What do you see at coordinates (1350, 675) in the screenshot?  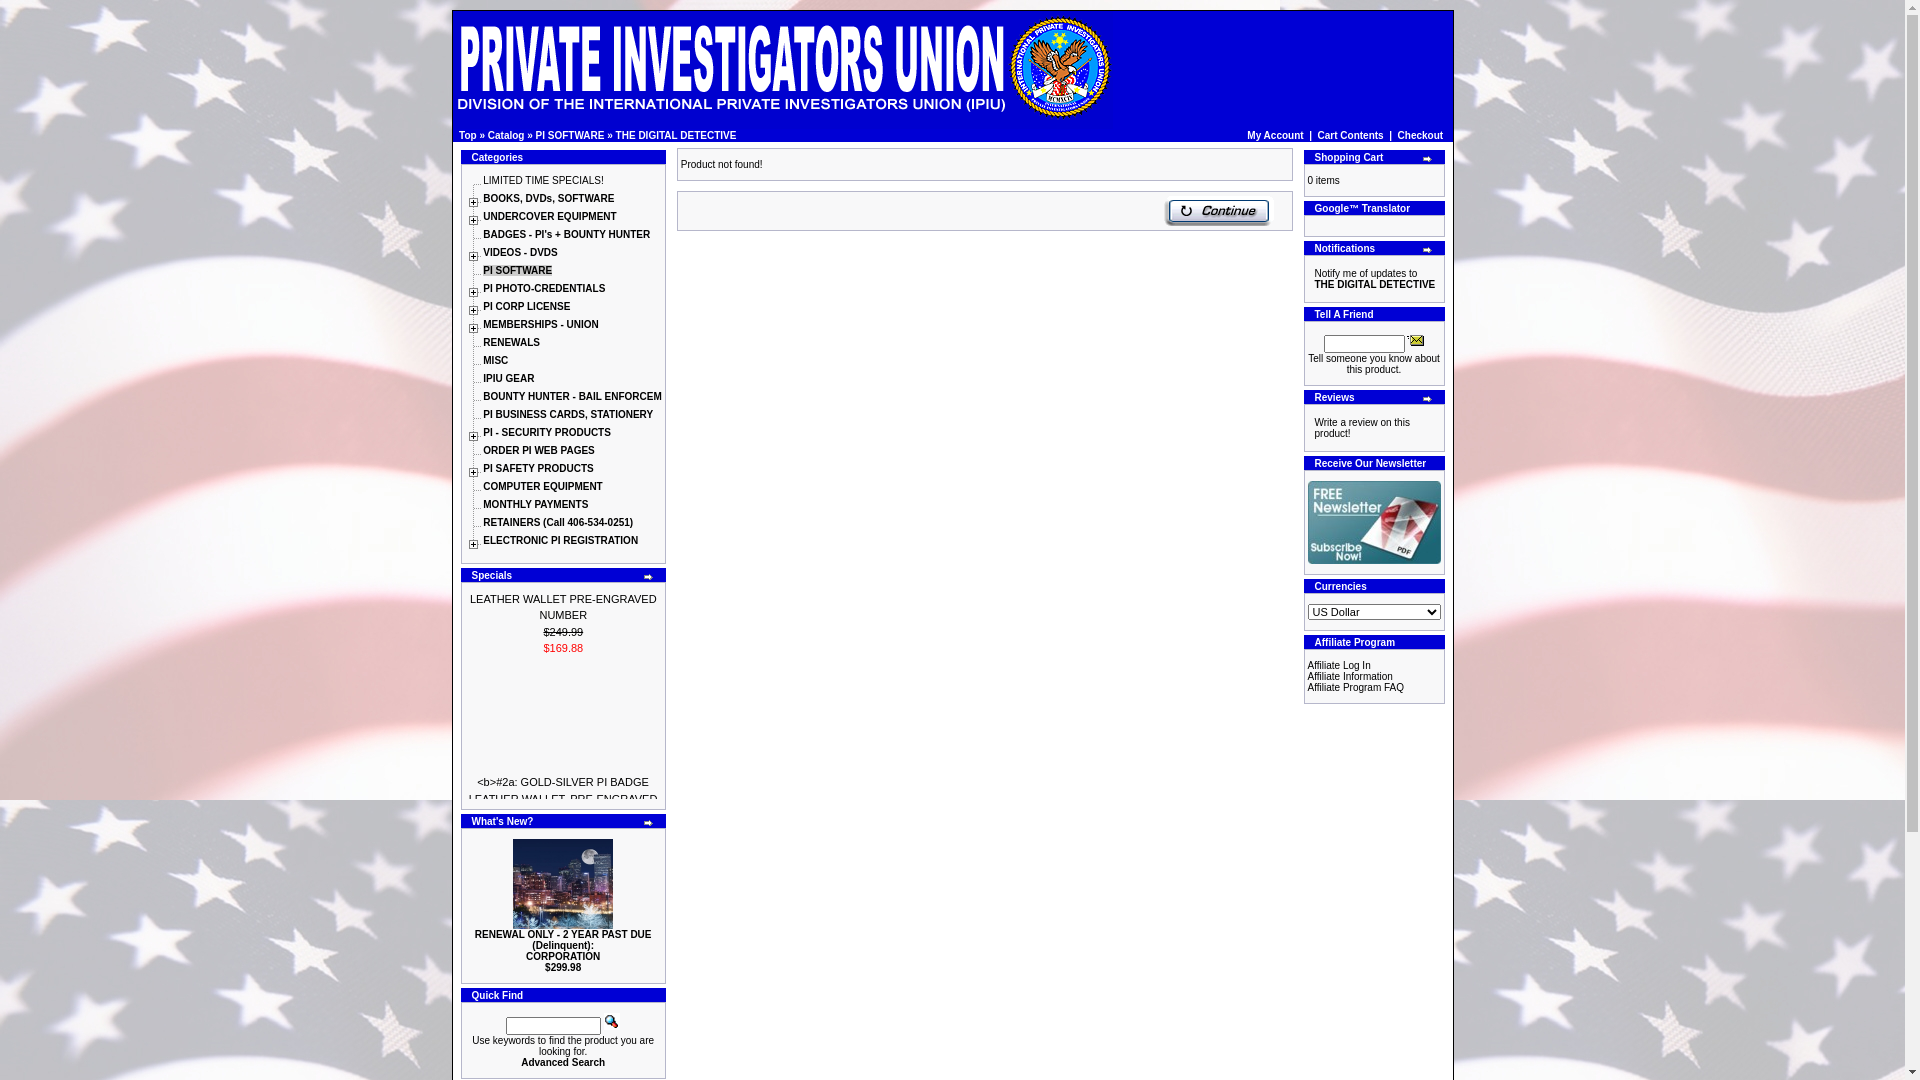 I see `'Affiliate Information'` at bounding box center [1350, 675].